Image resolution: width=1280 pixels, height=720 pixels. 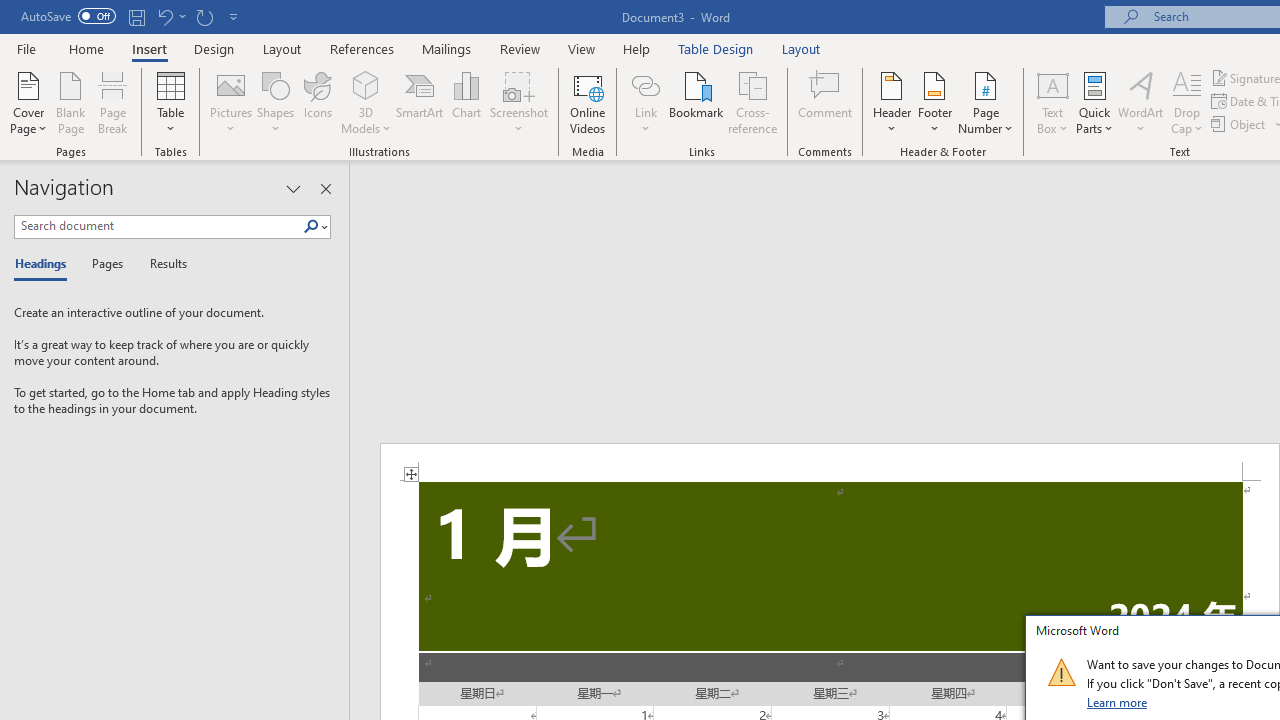 What do you see at coordinates (891, 103) in the screenshot?
I see `'Header'` at bounding box center [891, 103].